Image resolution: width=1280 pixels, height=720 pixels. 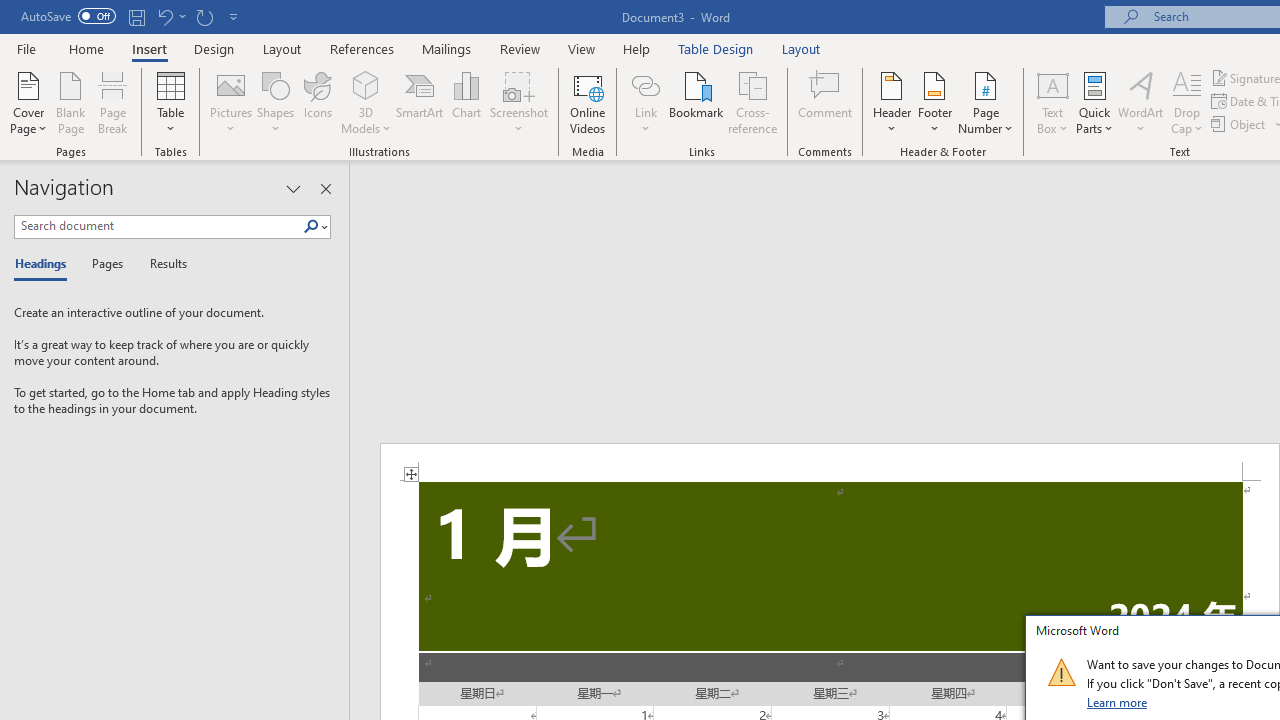 What do you see at coordinates (891, 103) in the screenshot?
I see `'Header'` at bounding box center [891, 103].